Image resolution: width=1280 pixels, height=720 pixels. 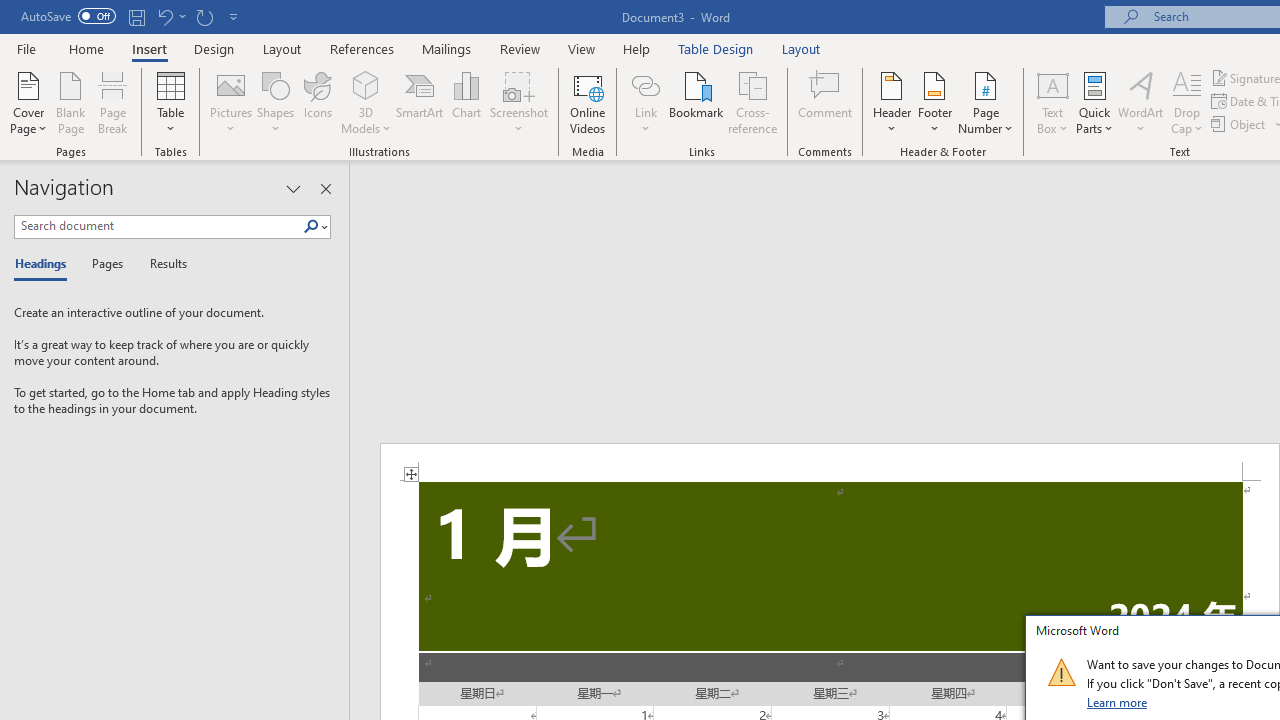 What do you see at coordinates (891, 103) in the screenshot?
I see `'Header'` at bounding box center [891, 103].